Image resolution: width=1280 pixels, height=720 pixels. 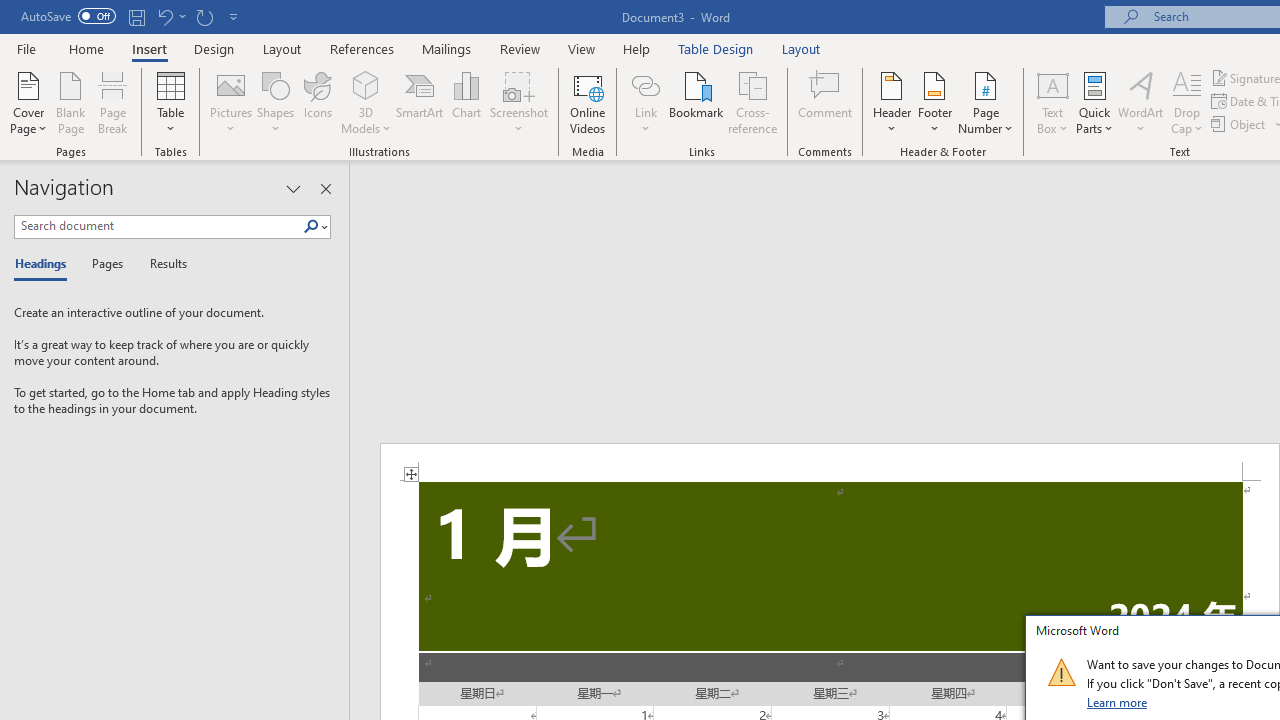 What do you see at coordinates (891, 103) in the screenshot?
I see `'Header'` at bounding box center [891, 103].